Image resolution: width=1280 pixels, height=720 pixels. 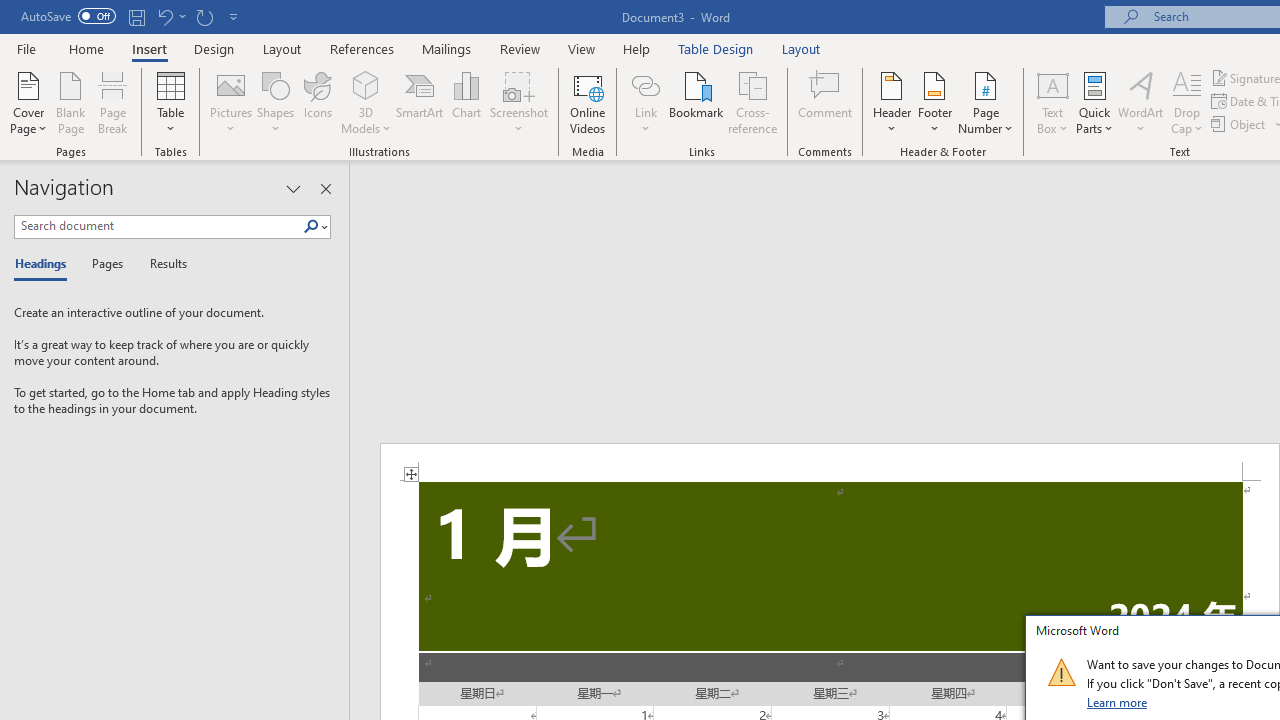 What do you see at coordinates (891, 103) in the screenshot?
I see `'Header'` at bounding box center [891, 103].